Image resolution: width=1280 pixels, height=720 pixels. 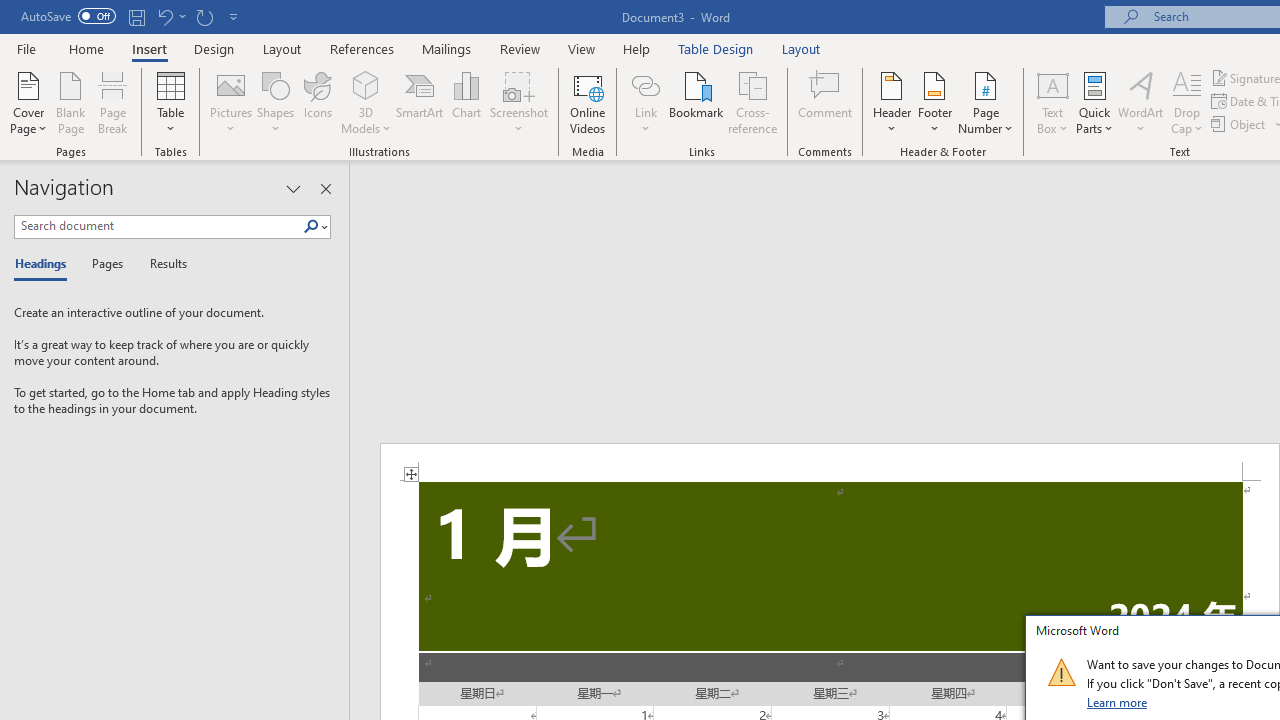 What do you see at coordinates (891, 103) in the screenshot?
I see `'Header'` at bounding box center [891, 103].